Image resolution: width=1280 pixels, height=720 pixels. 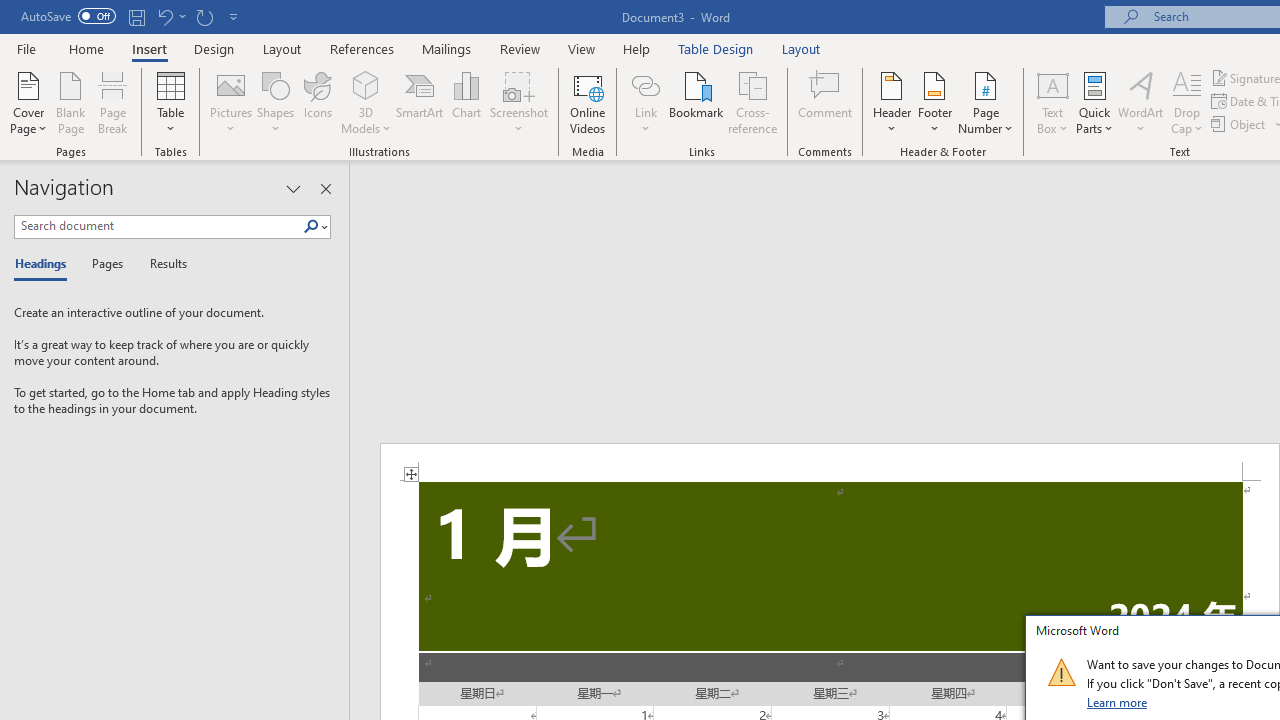 What do you see at coordinates (891, 103) in the screenshot?
I see `'Header'` at bounding box center [891, 103].